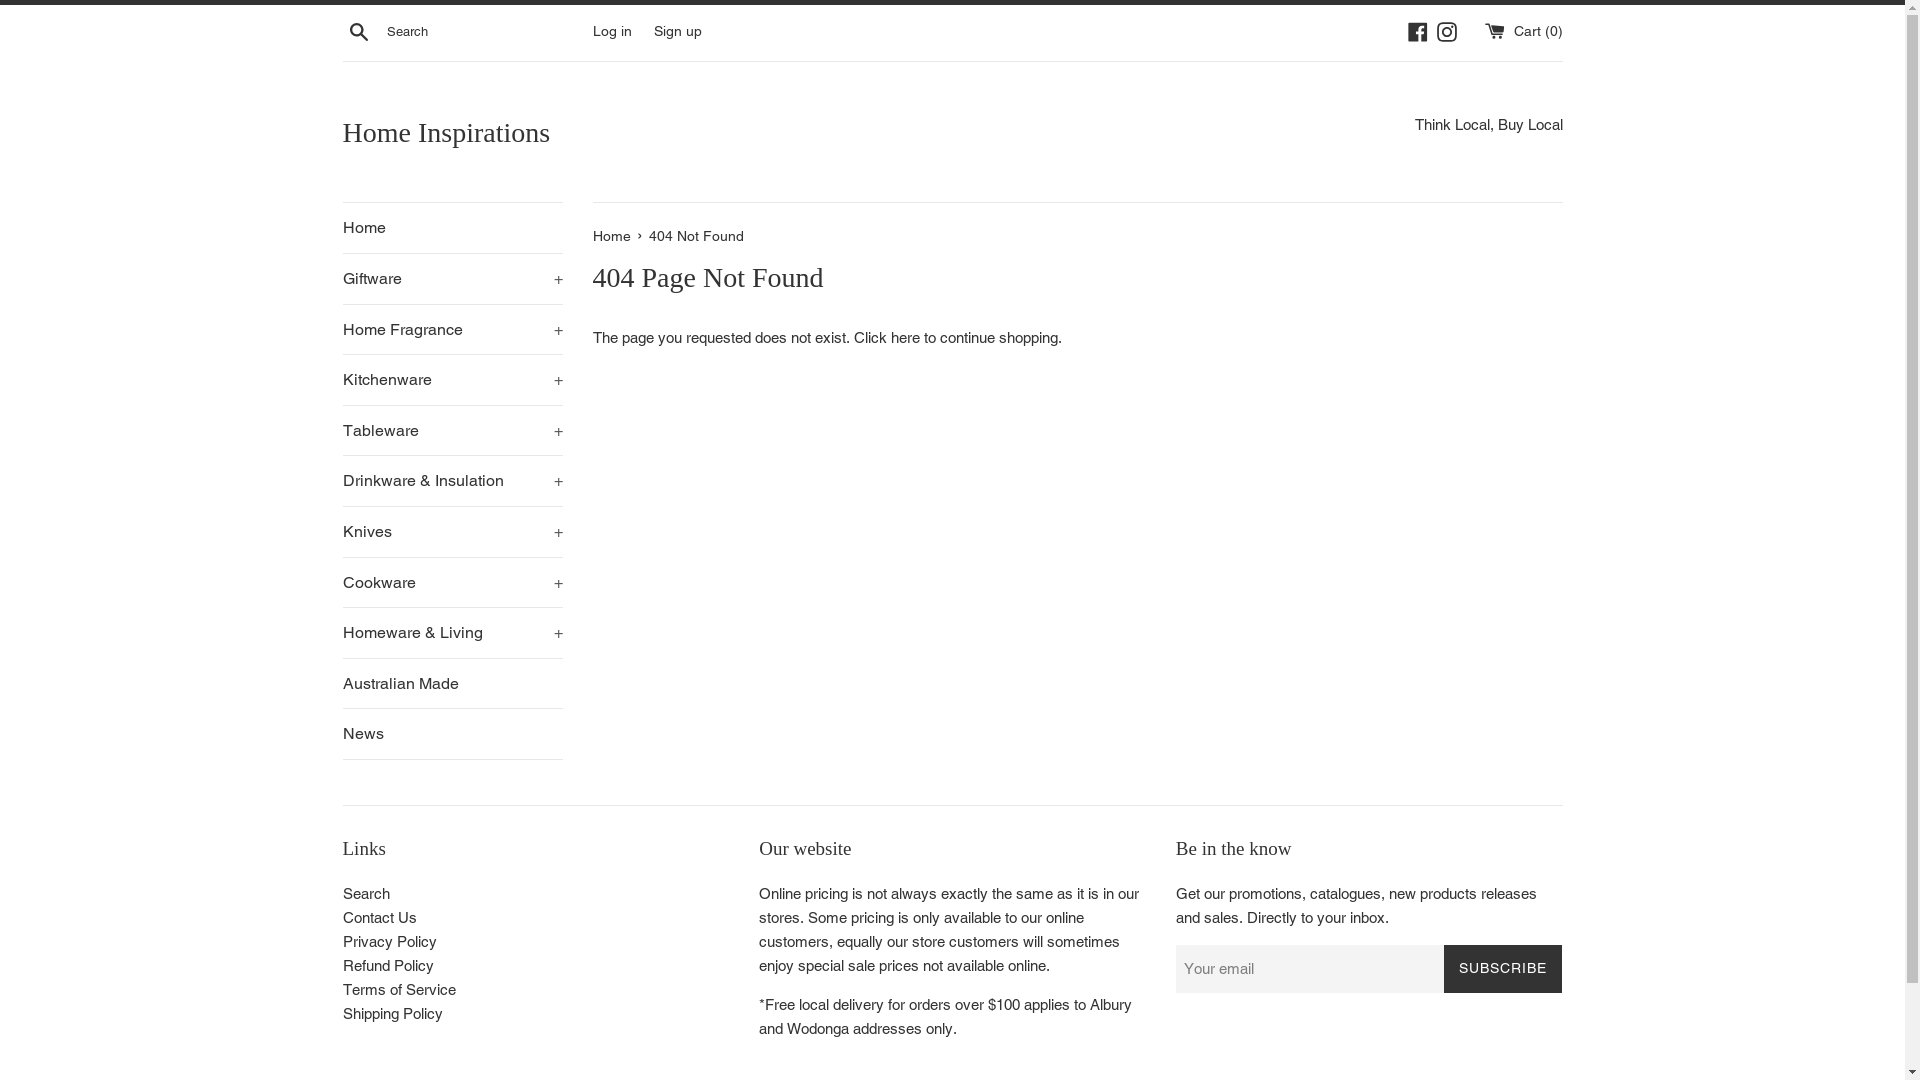 The image size is (1920, 1080). Describe the element at coordinates (450, 733) in the screenshot. I see `'News'` at that location.